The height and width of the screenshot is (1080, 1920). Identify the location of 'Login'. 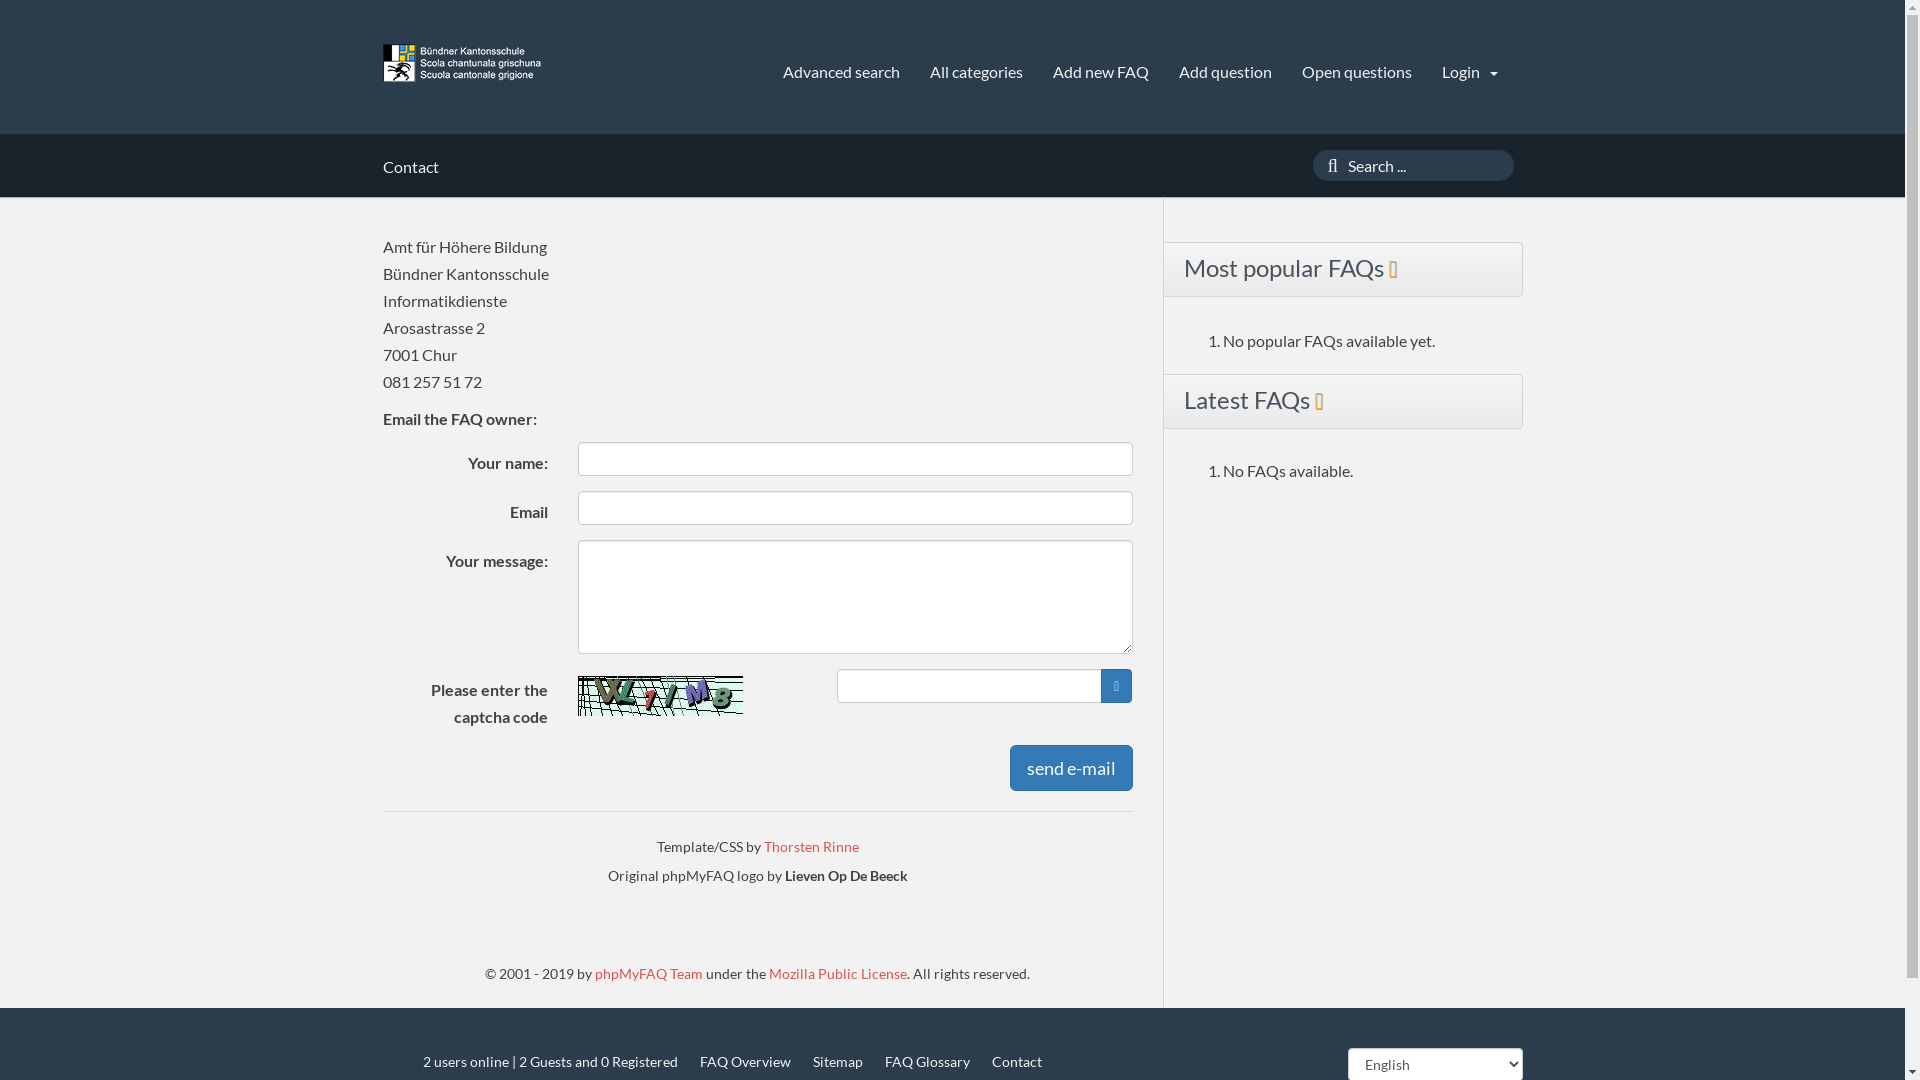
(1469, 71).